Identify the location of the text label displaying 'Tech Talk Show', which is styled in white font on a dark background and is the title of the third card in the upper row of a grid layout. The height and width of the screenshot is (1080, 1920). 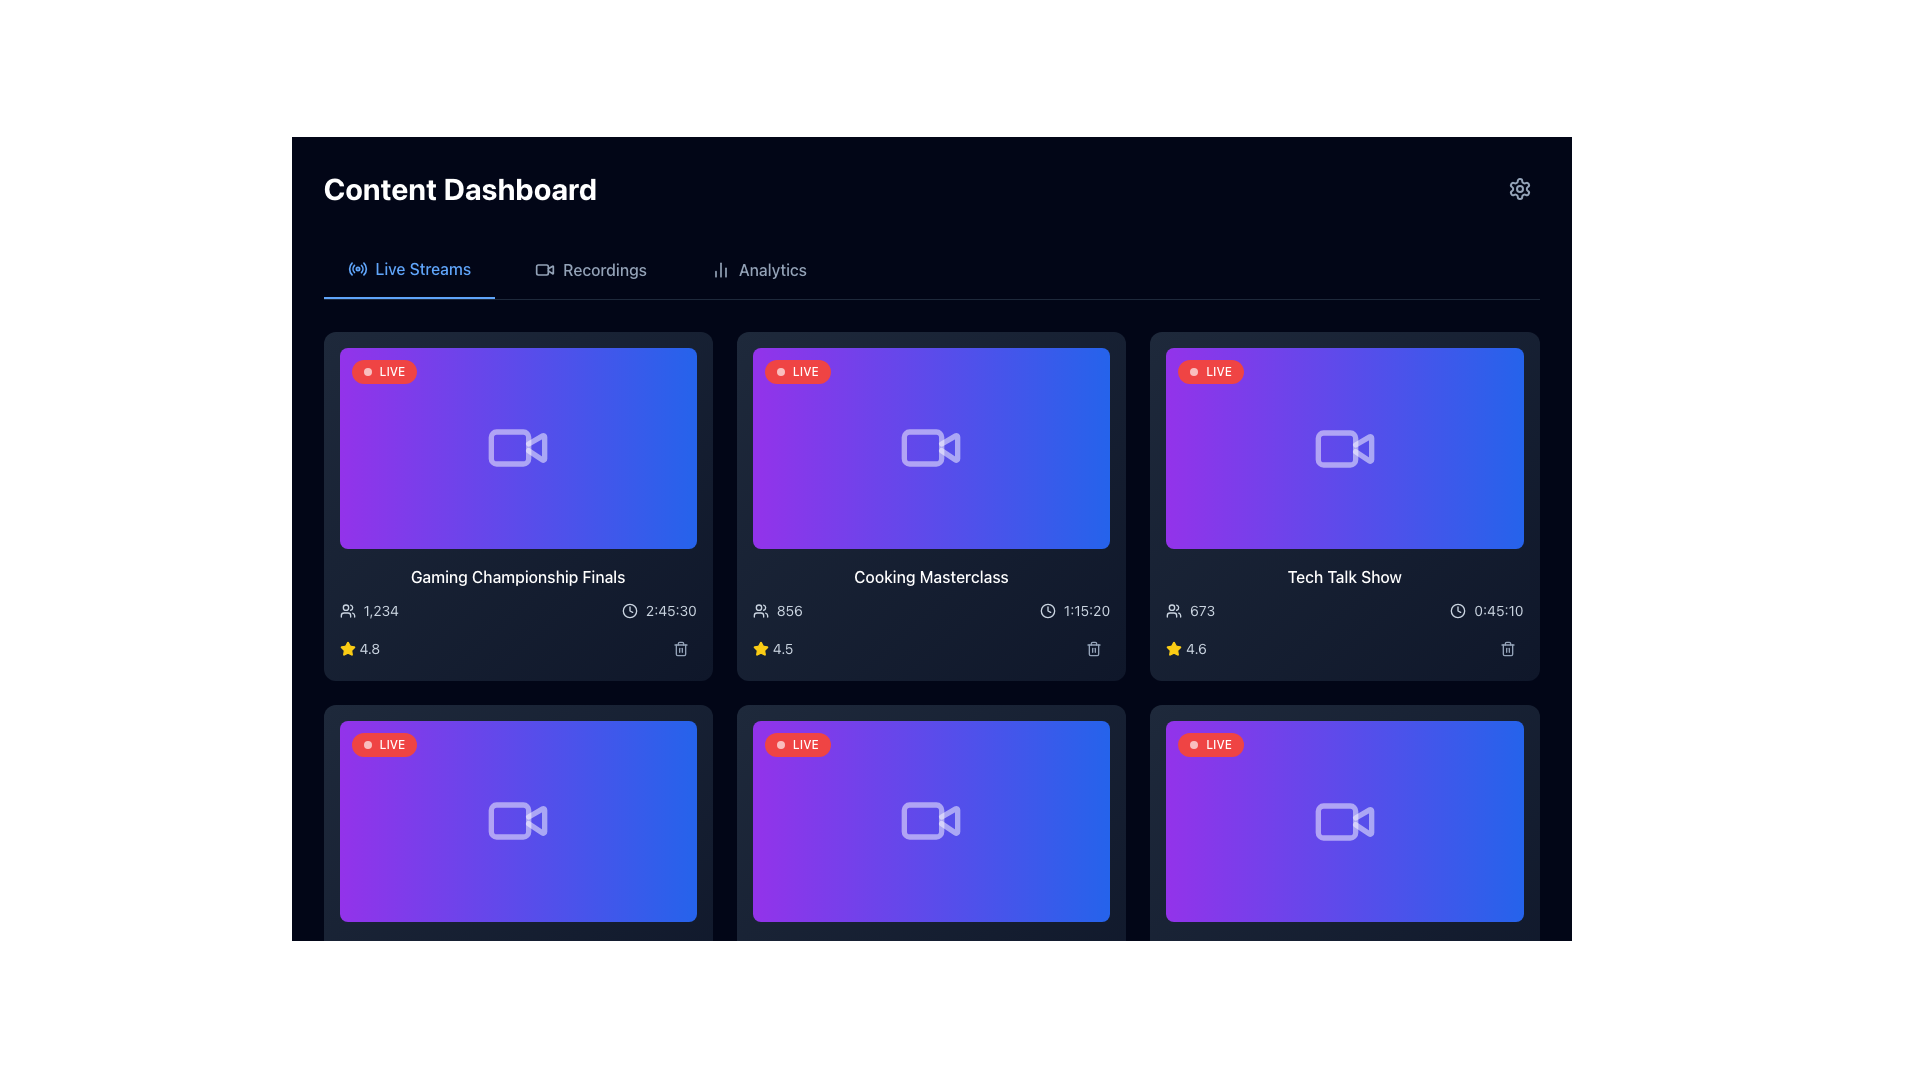
(1344, 577).